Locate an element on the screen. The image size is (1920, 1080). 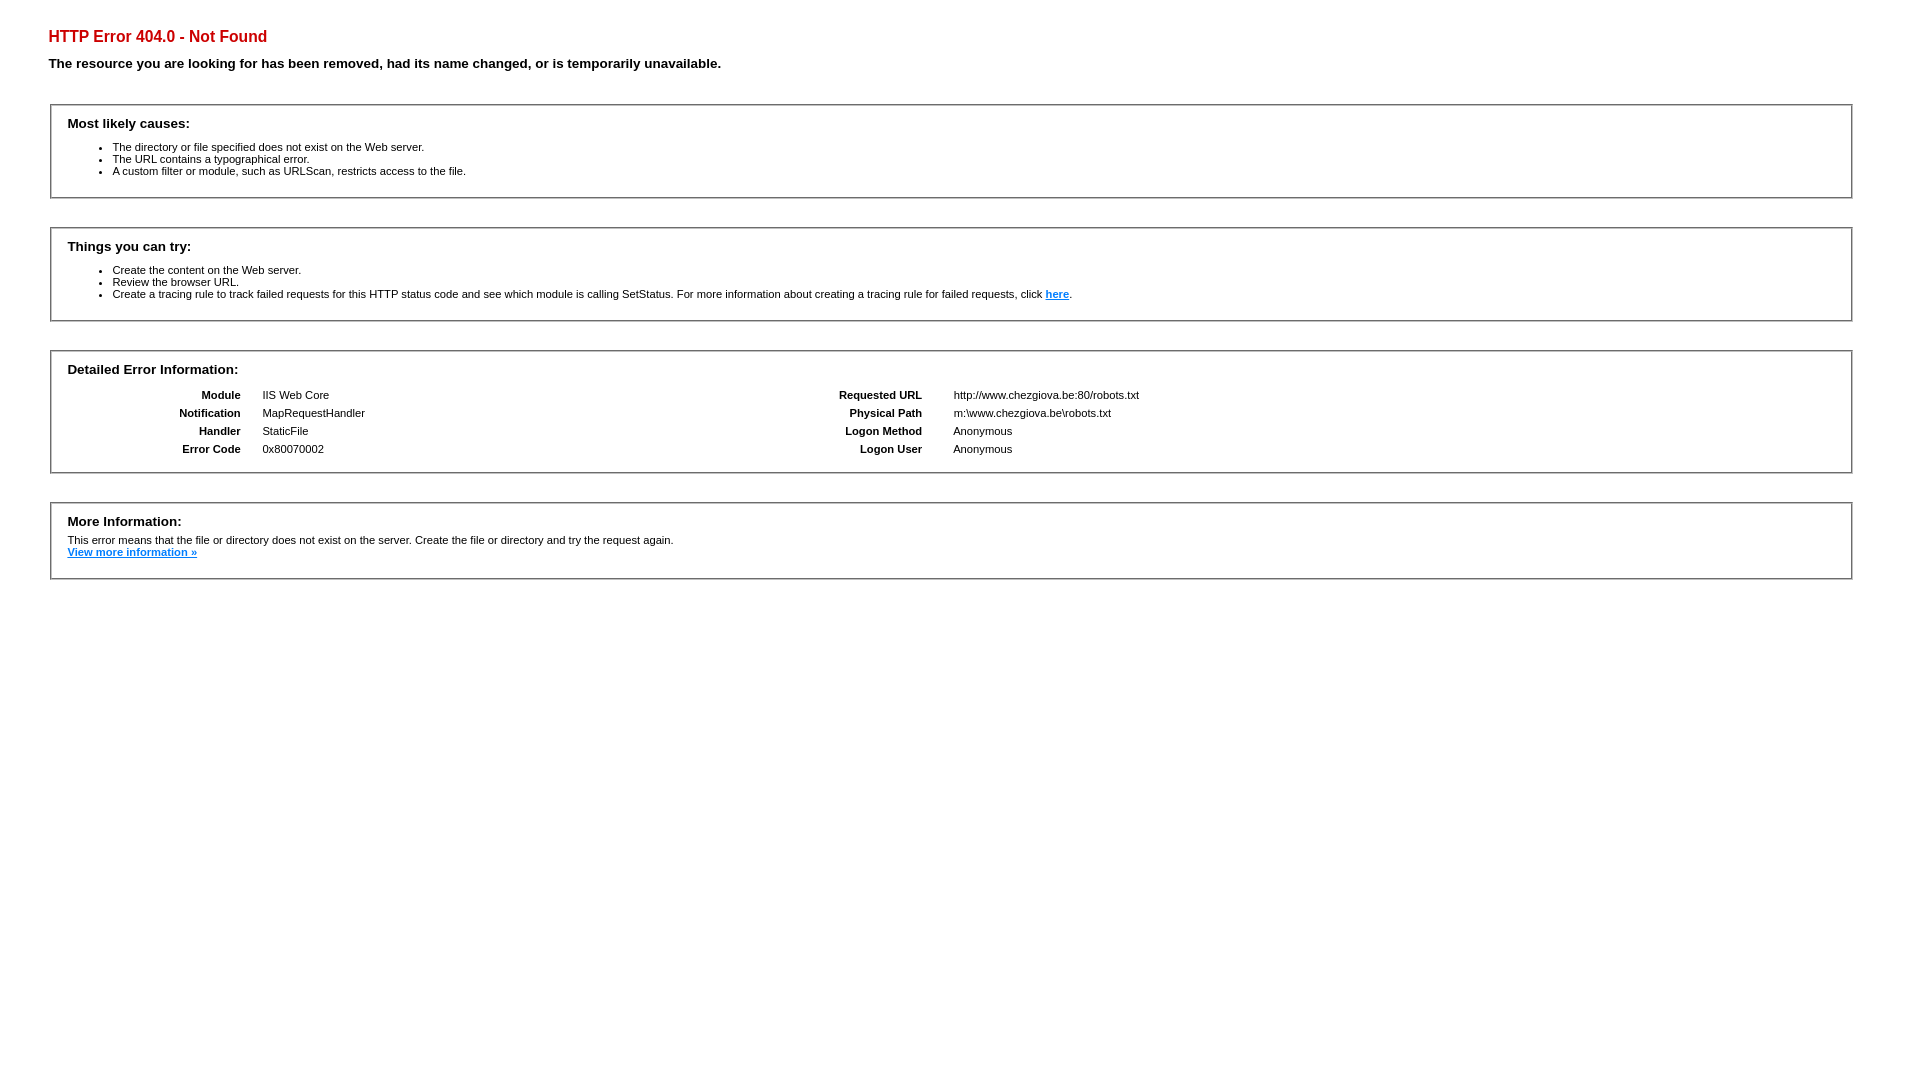
'here' is located at coordinates (1045, 293).